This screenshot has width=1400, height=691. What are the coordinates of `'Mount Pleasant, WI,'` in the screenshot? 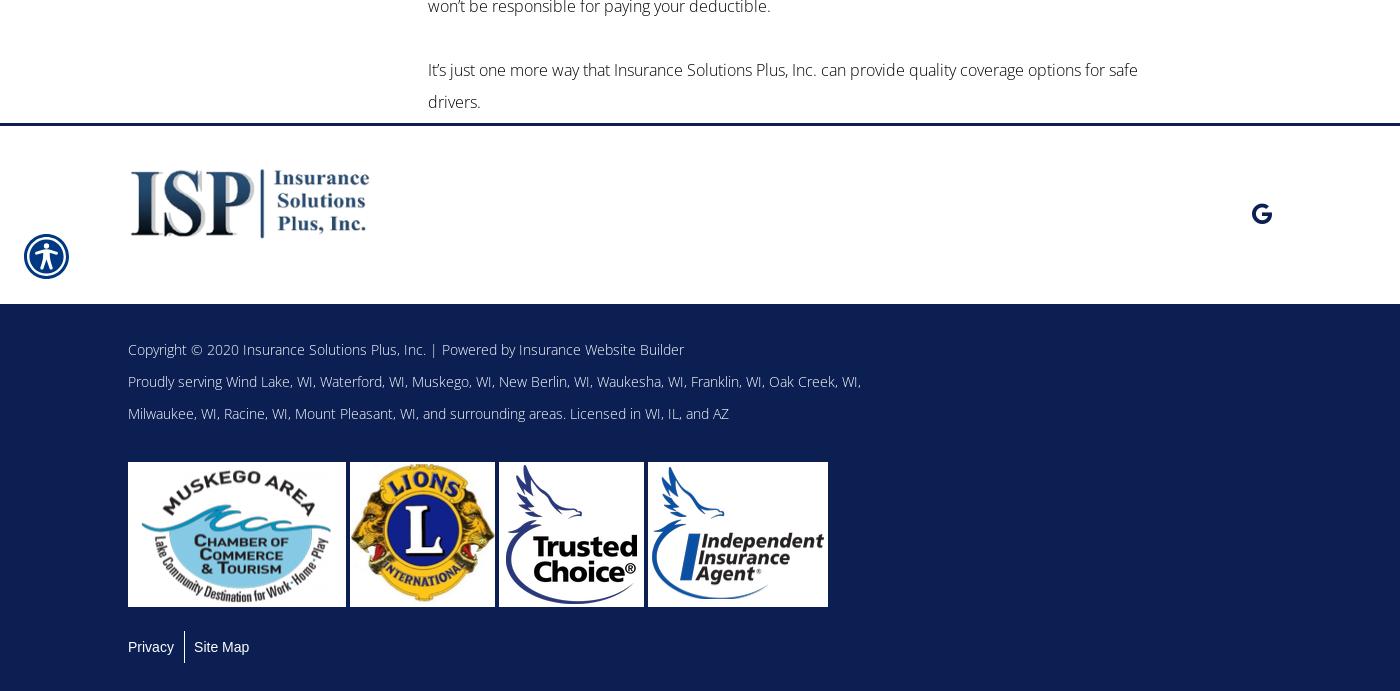 It's located at (358, 412).